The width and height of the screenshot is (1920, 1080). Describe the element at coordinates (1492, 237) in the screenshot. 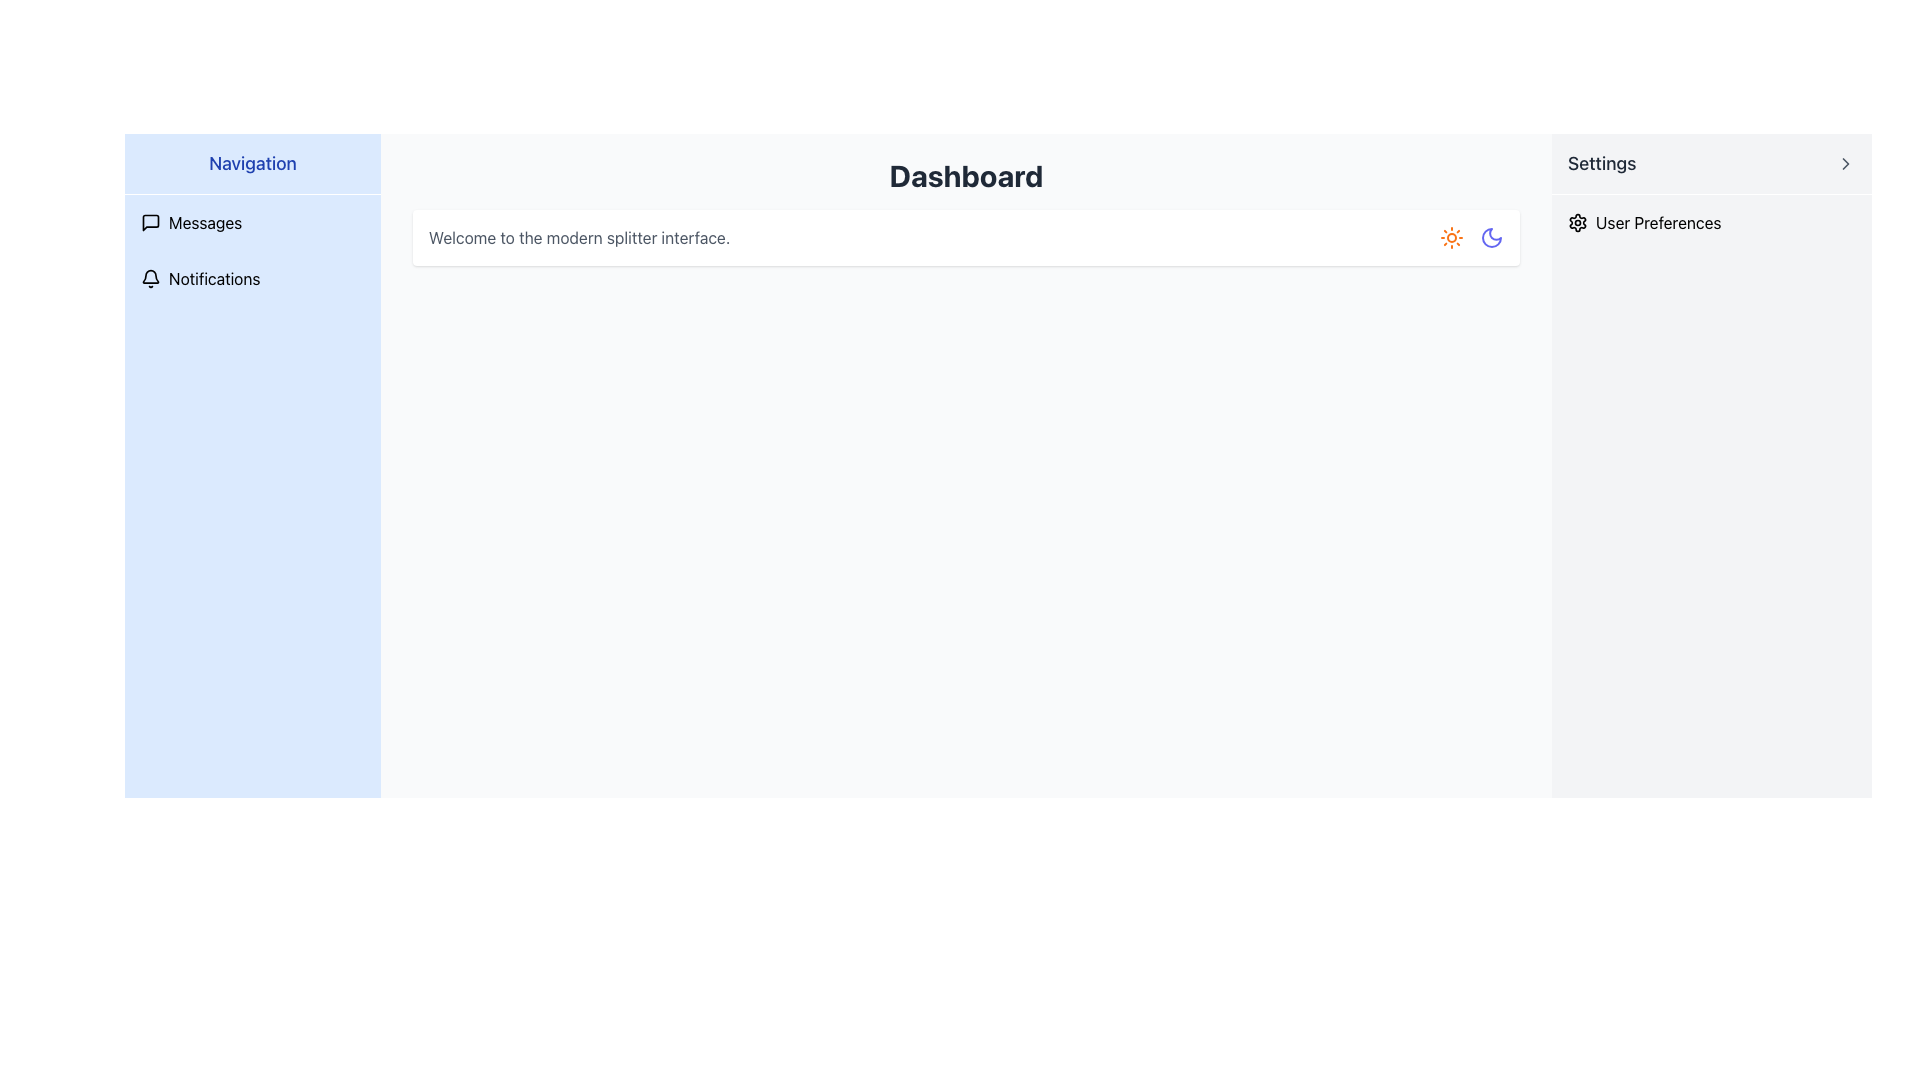

I see `the crescent moon-shaped blue icon located in the top-right corner of the interface` at that location.